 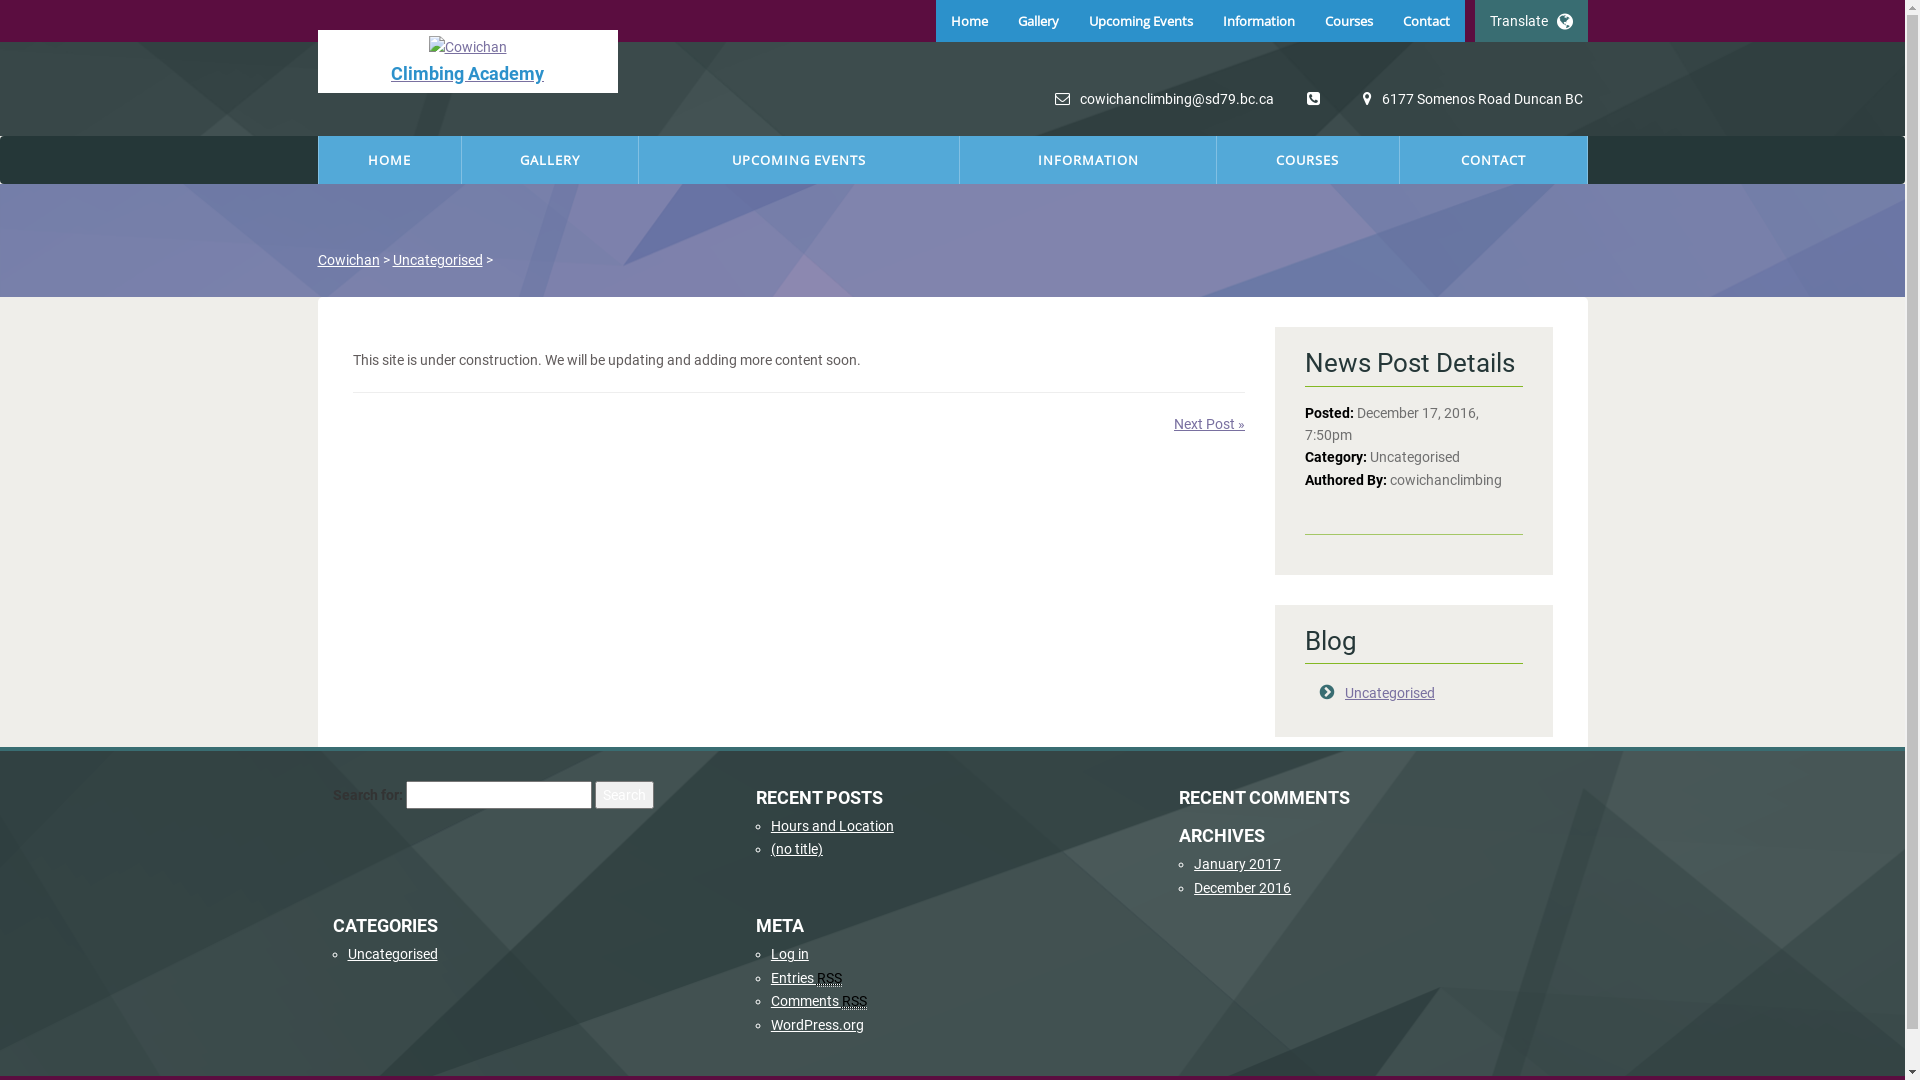 What do you see at coordinates (389, 158) in the screenshot?
I see `'HOME'` at bounding box center [389, 158].